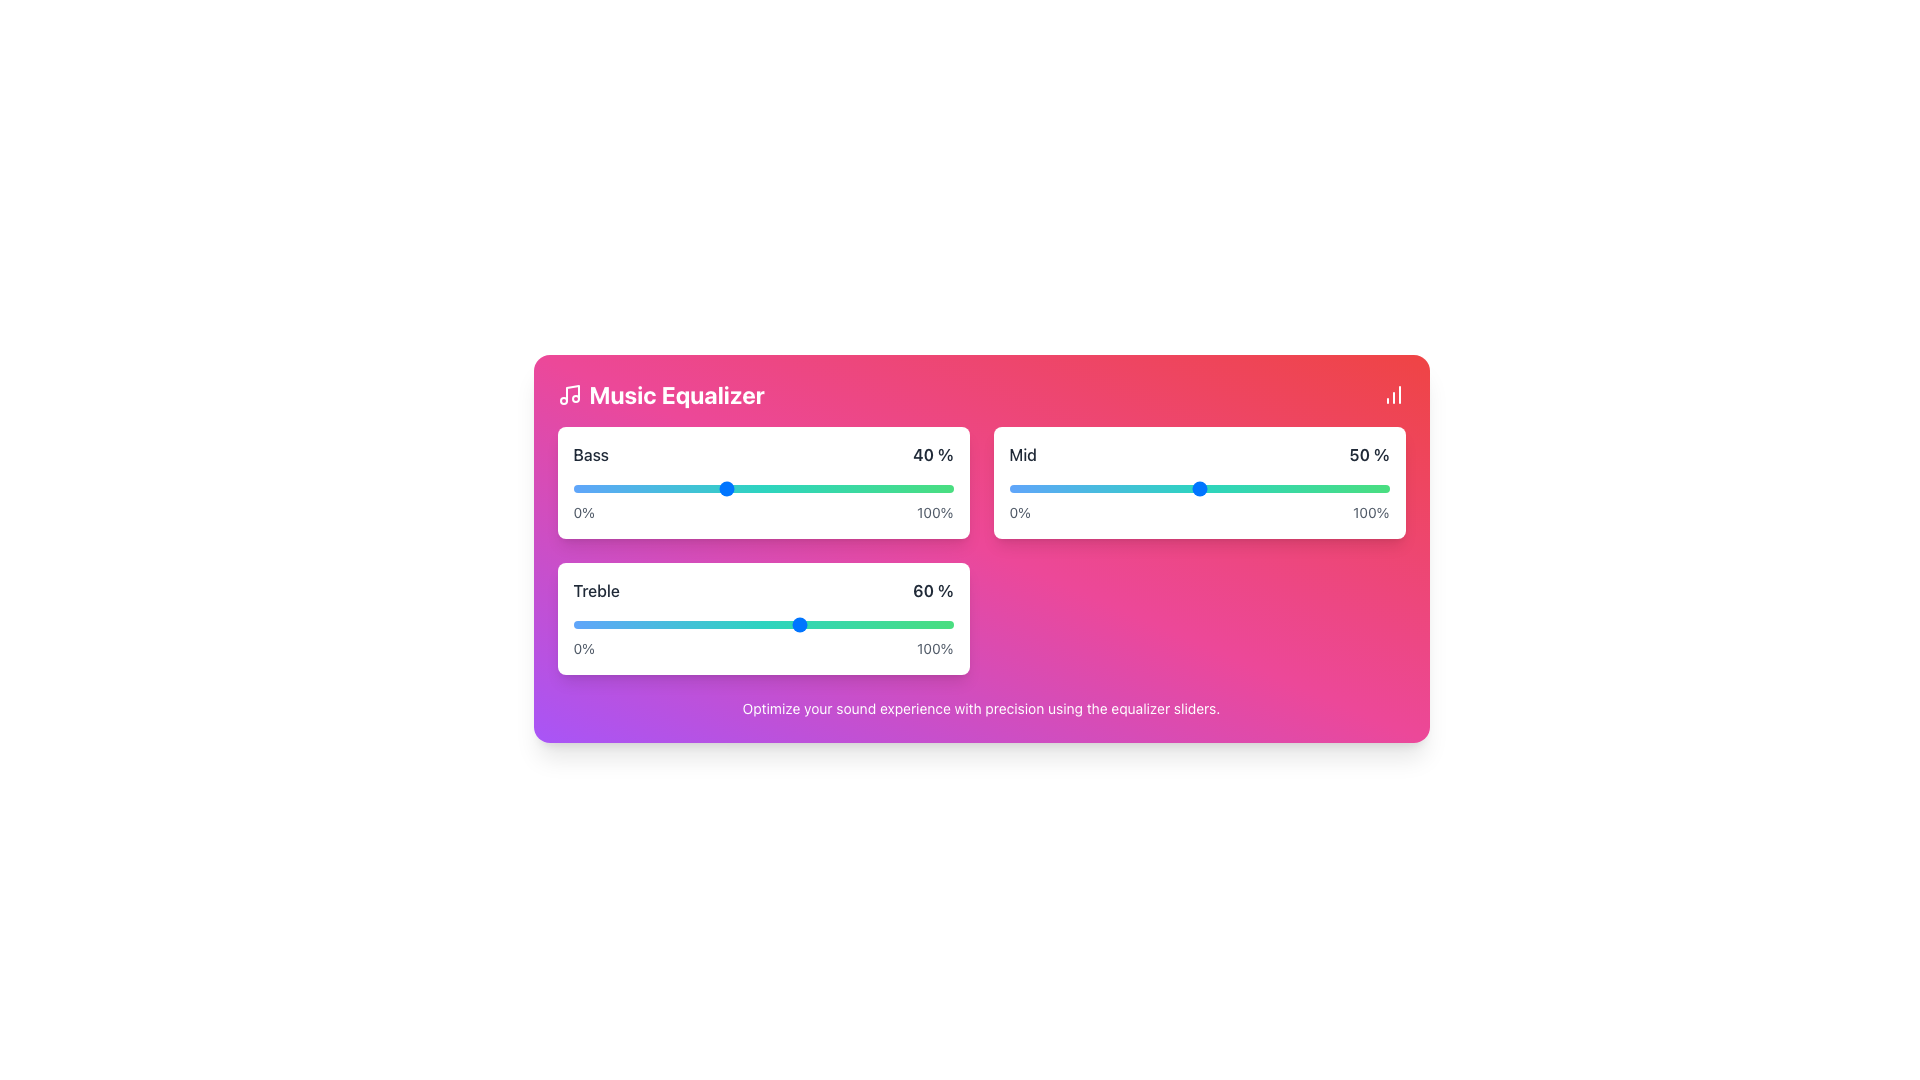  Describe the element at coordinates (735, 489) in the screenshot. I see `the bass level` at that location.